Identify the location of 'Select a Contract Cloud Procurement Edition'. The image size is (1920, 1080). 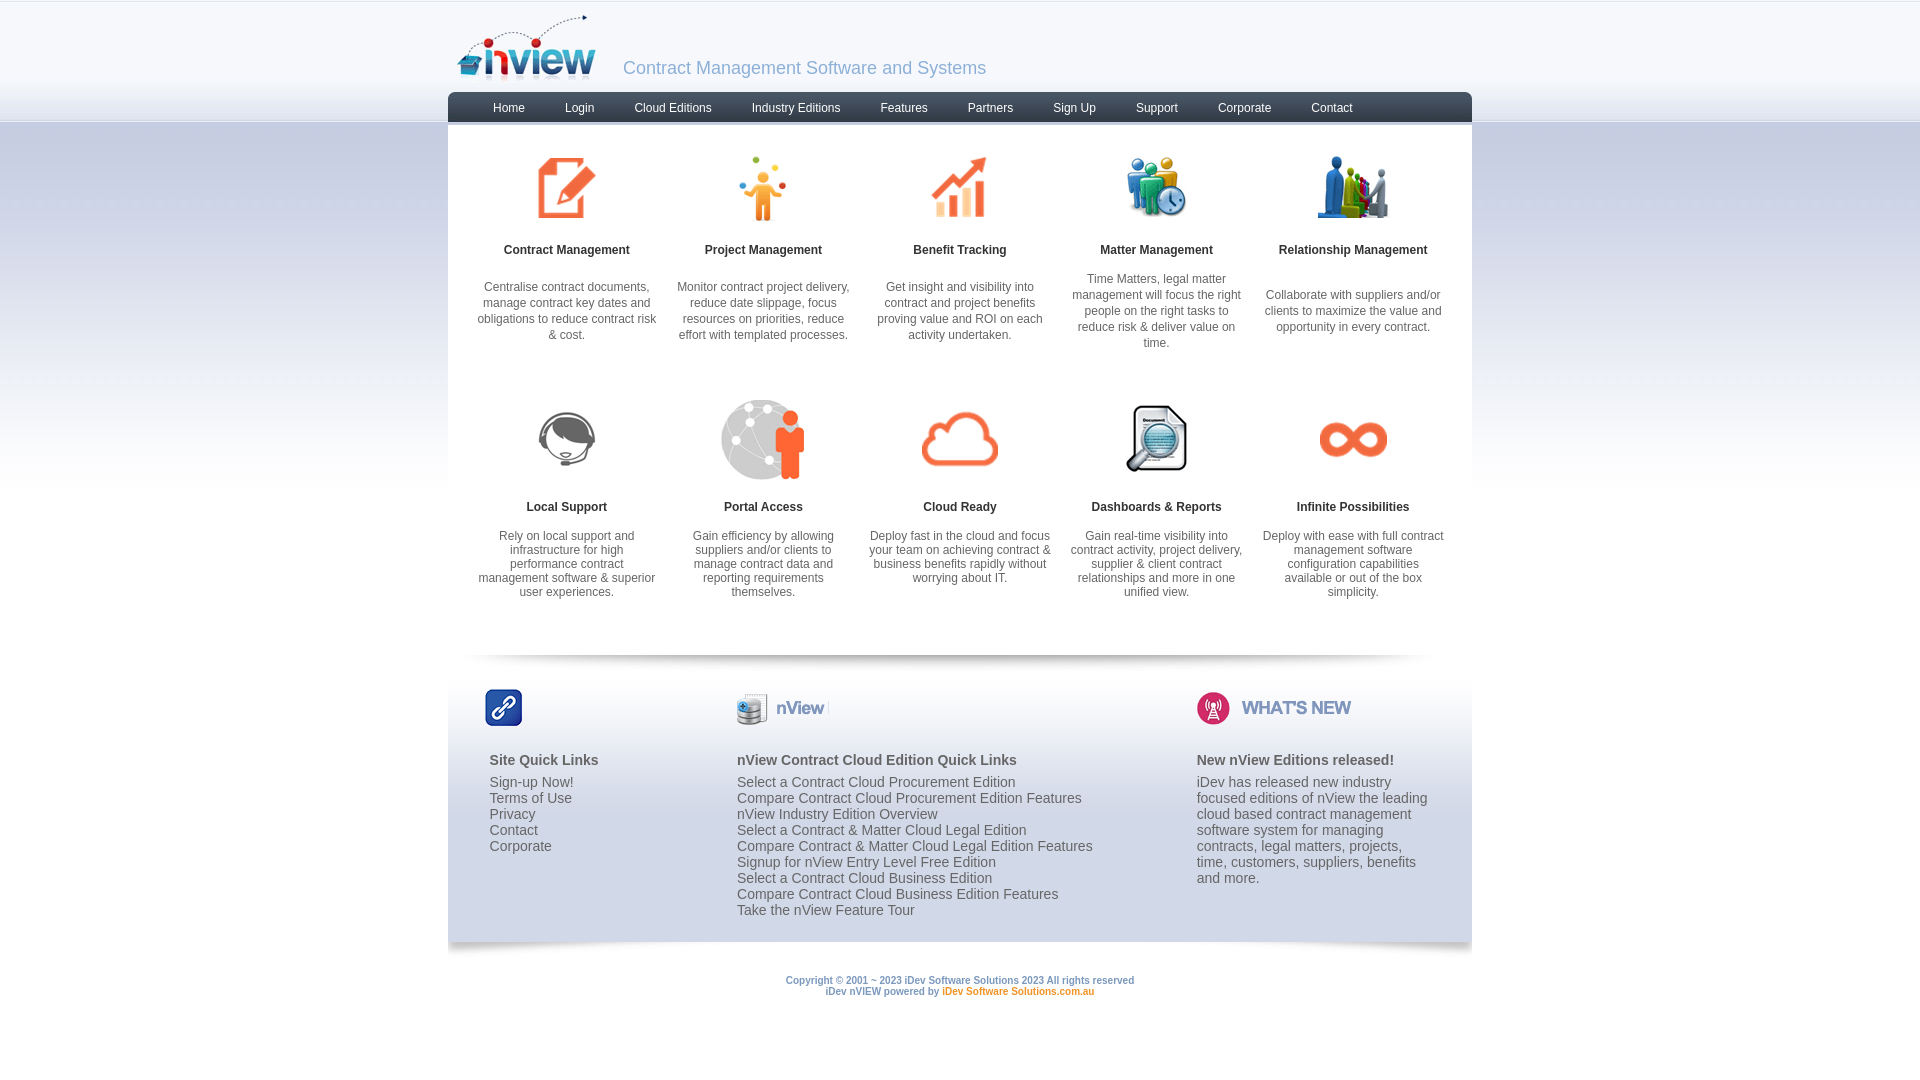
(876, 781).